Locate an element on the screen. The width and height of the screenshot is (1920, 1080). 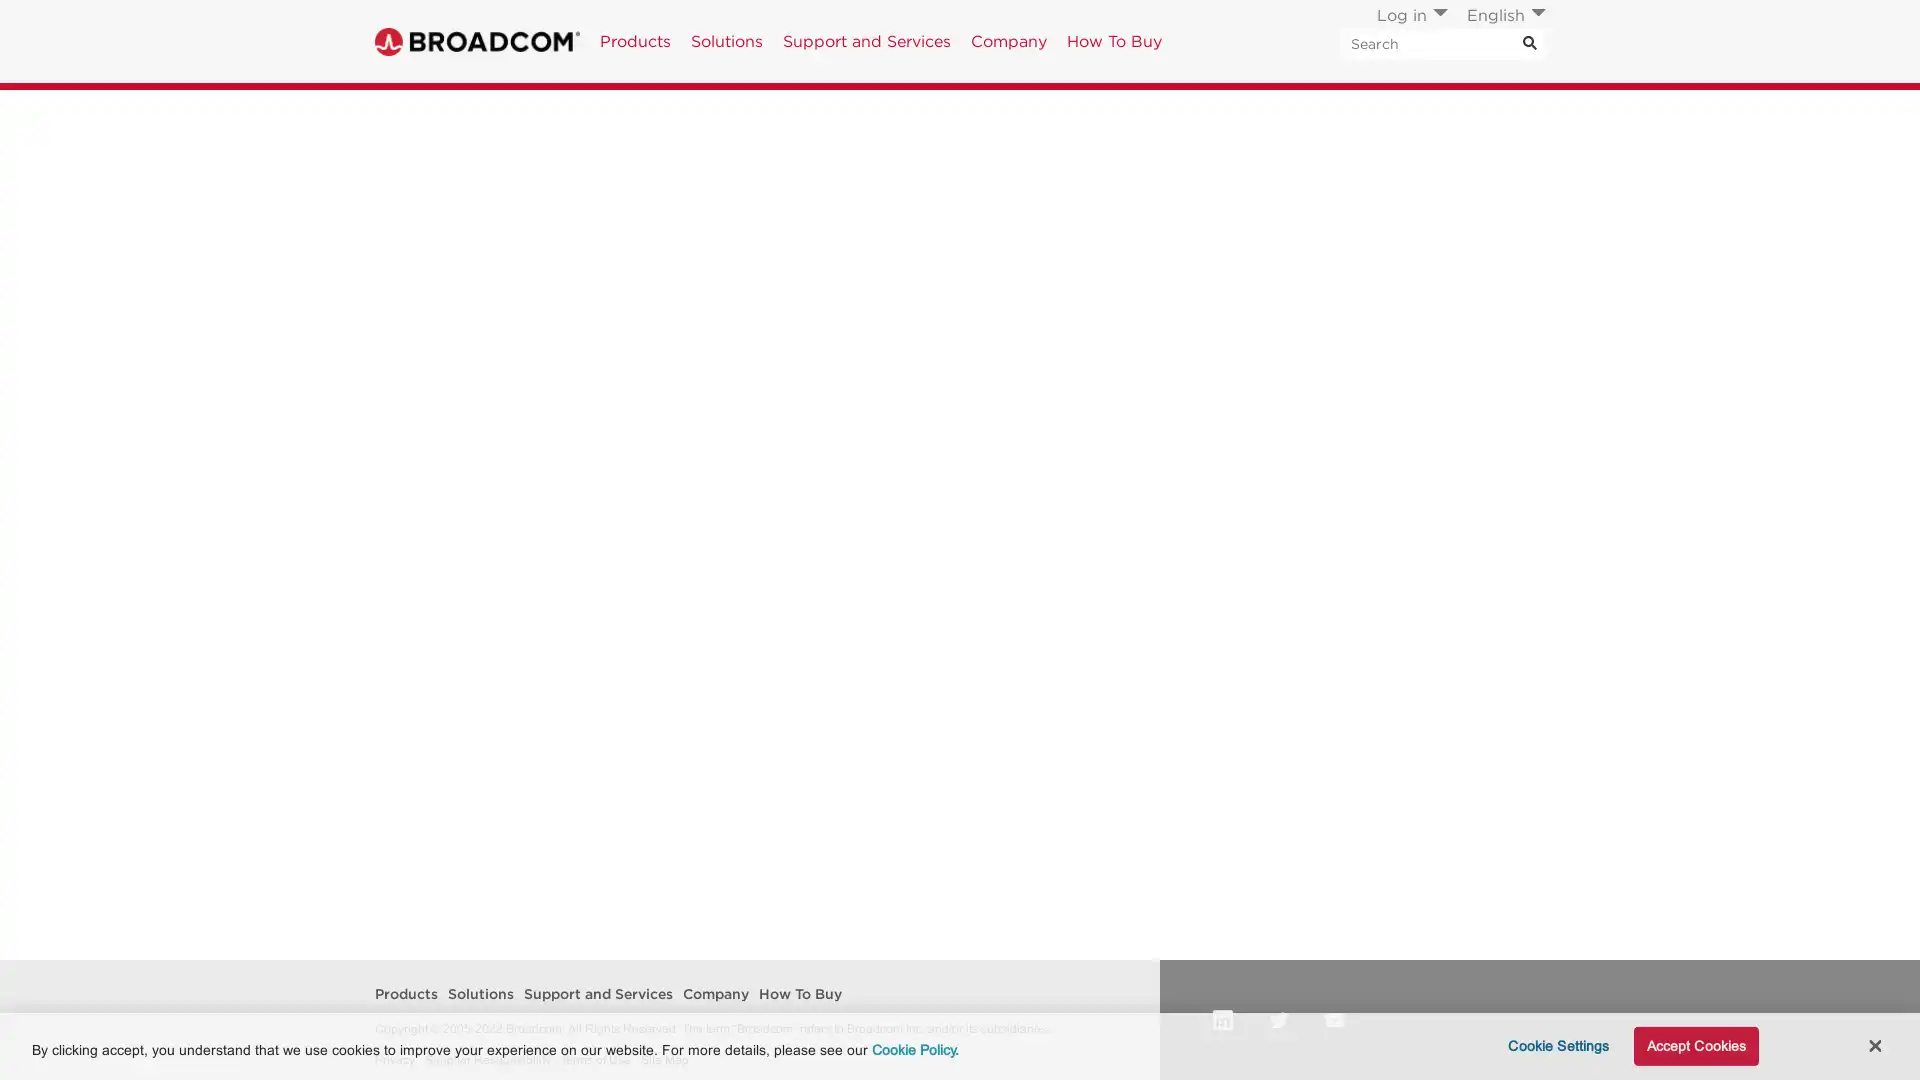
Solutions is located at coordinates (725, 41).